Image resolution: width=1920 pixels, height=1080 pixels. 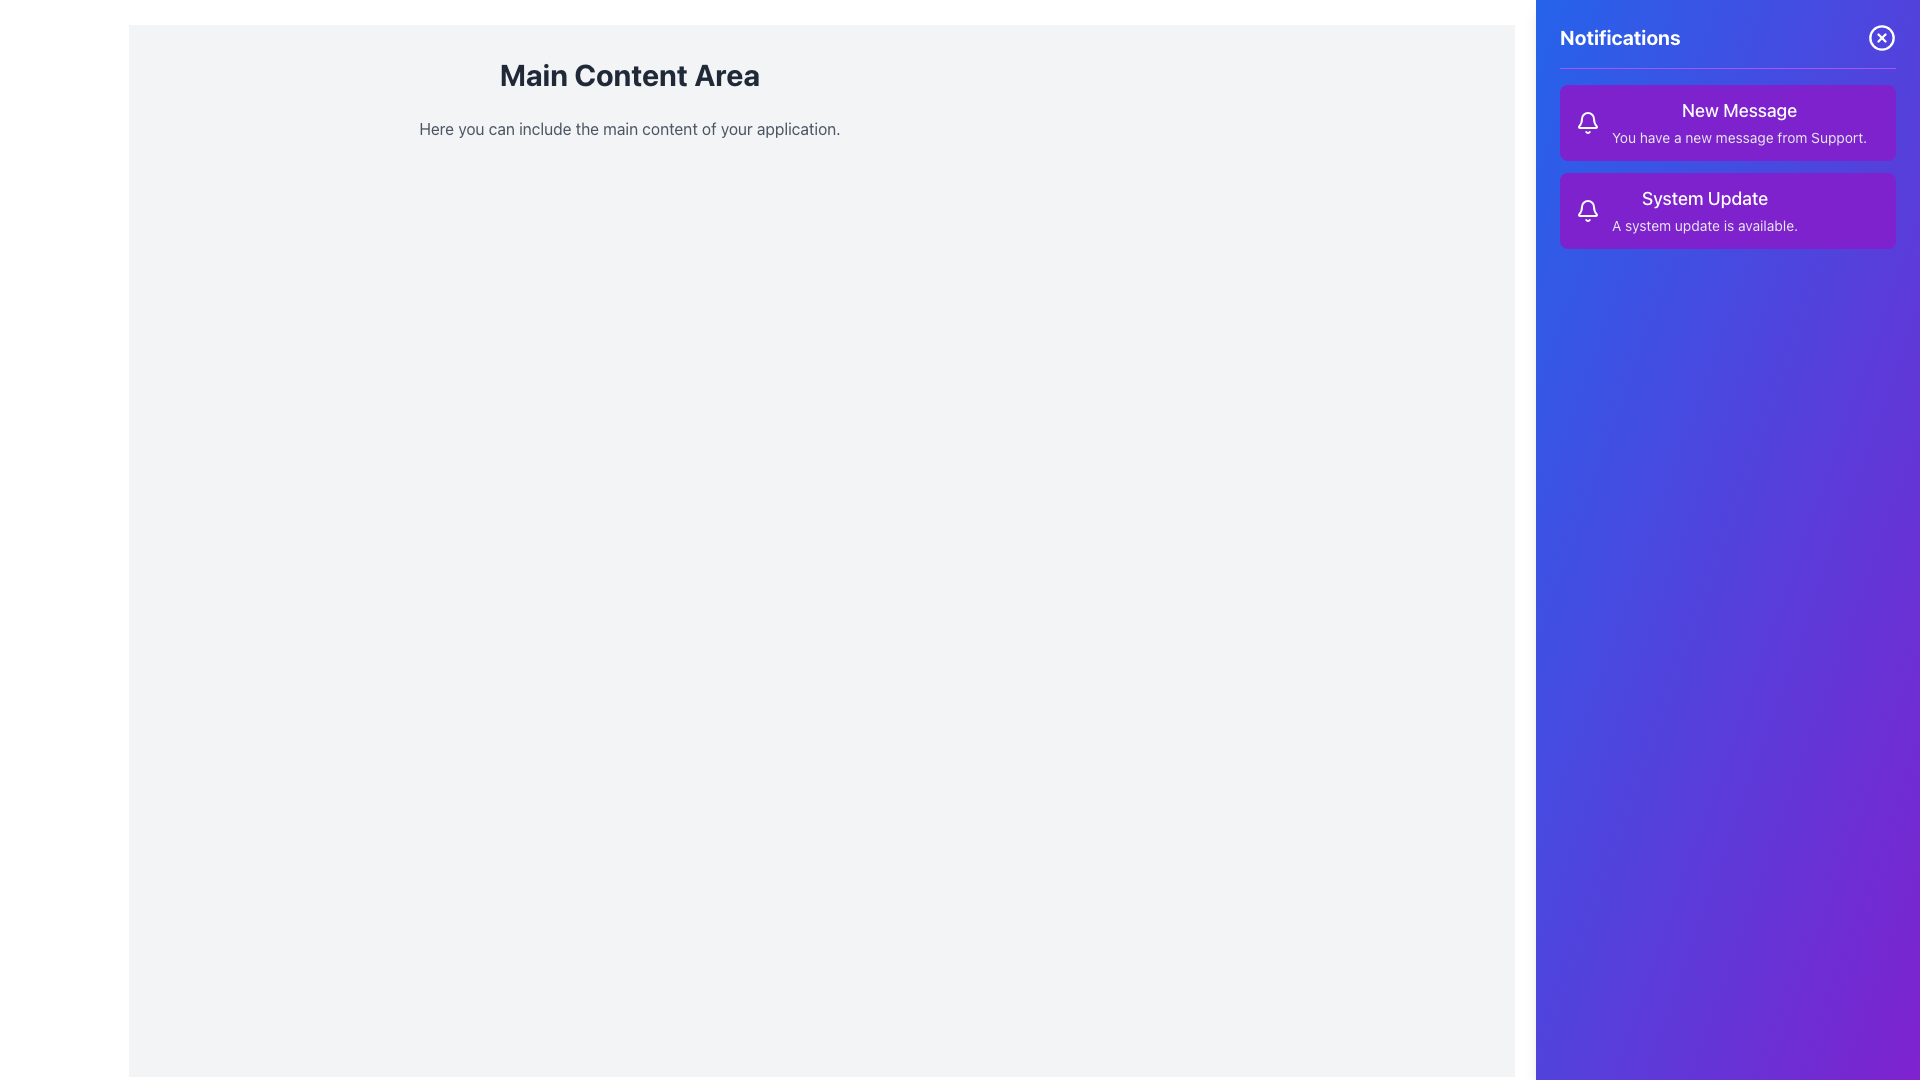 I want to click on the text label that serves as the title of a notification in the 'Notifications' panel, located at the top of the notification card, so click(x=1738, y=111).